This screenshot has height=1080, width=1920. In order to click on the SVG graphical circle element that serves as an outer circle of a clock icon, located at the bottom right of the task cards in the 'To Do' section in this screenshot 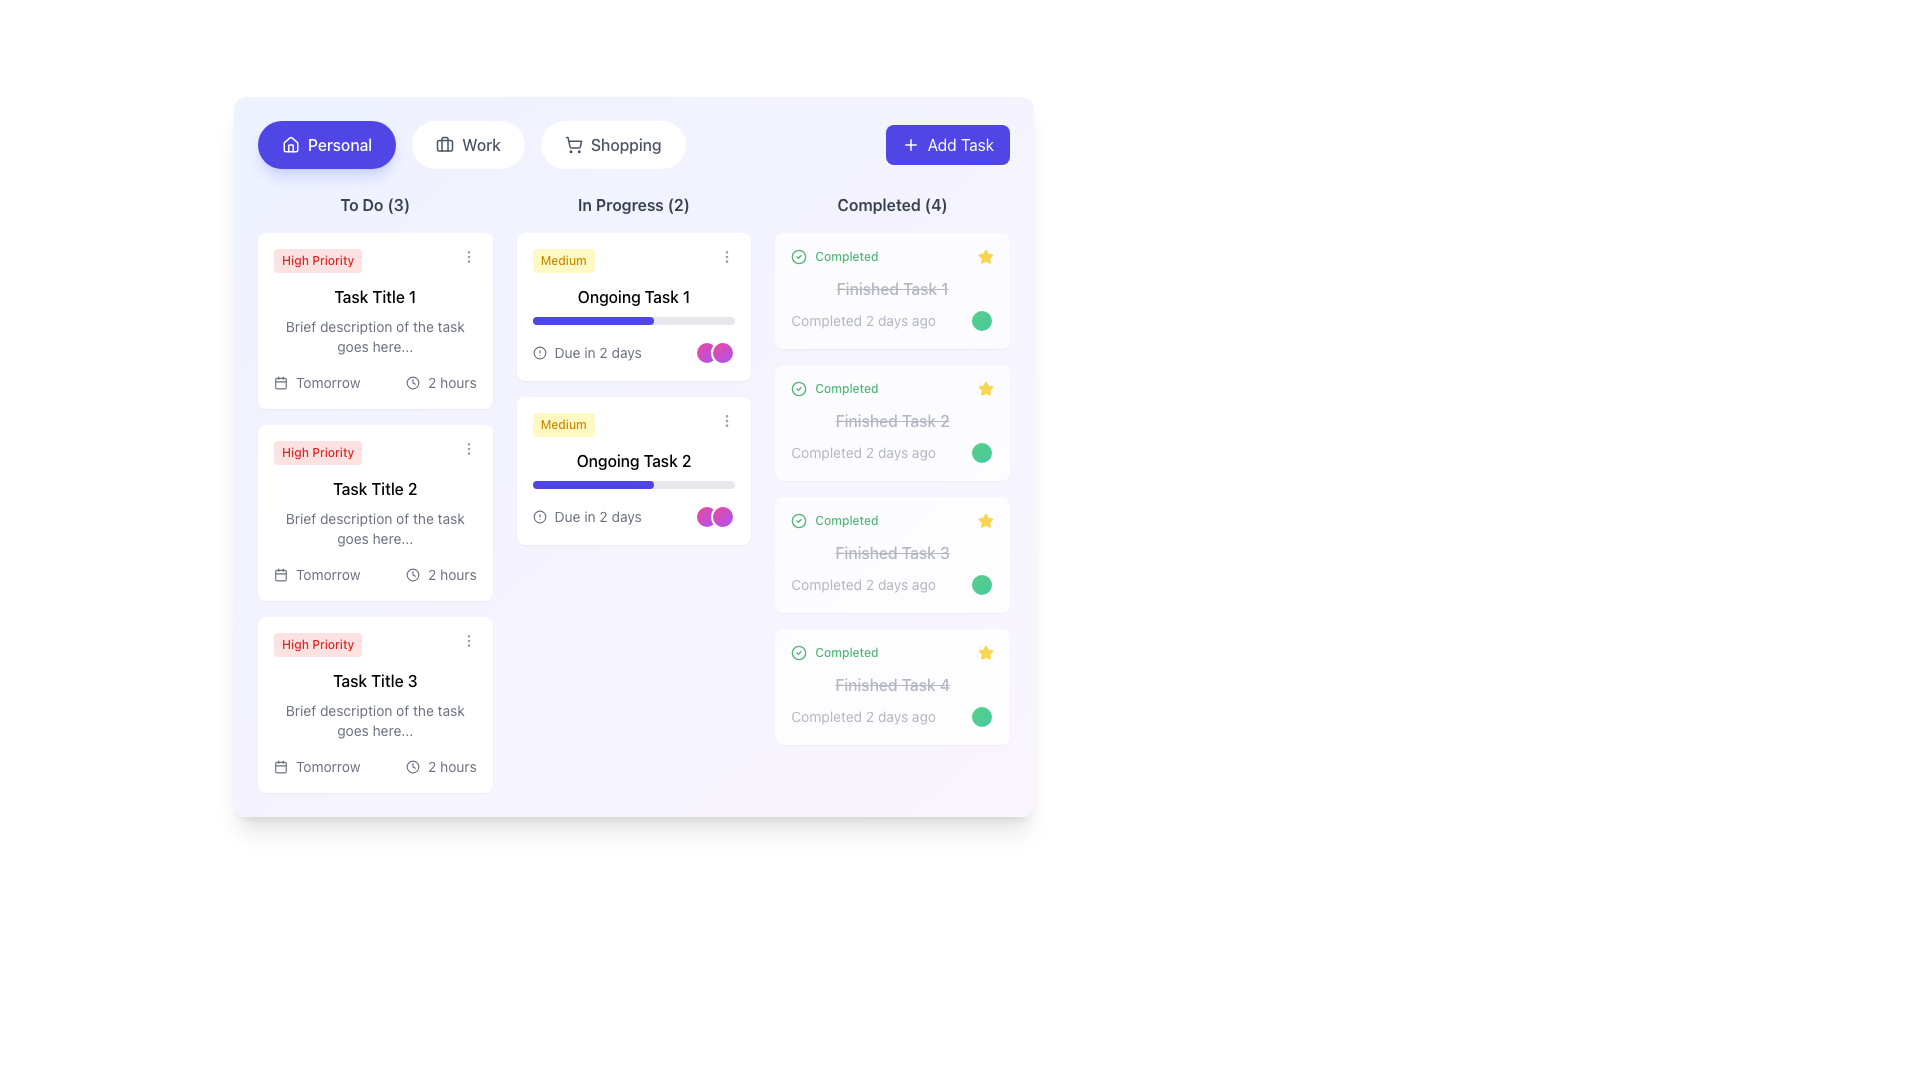, I will do `click(412, 766)`.